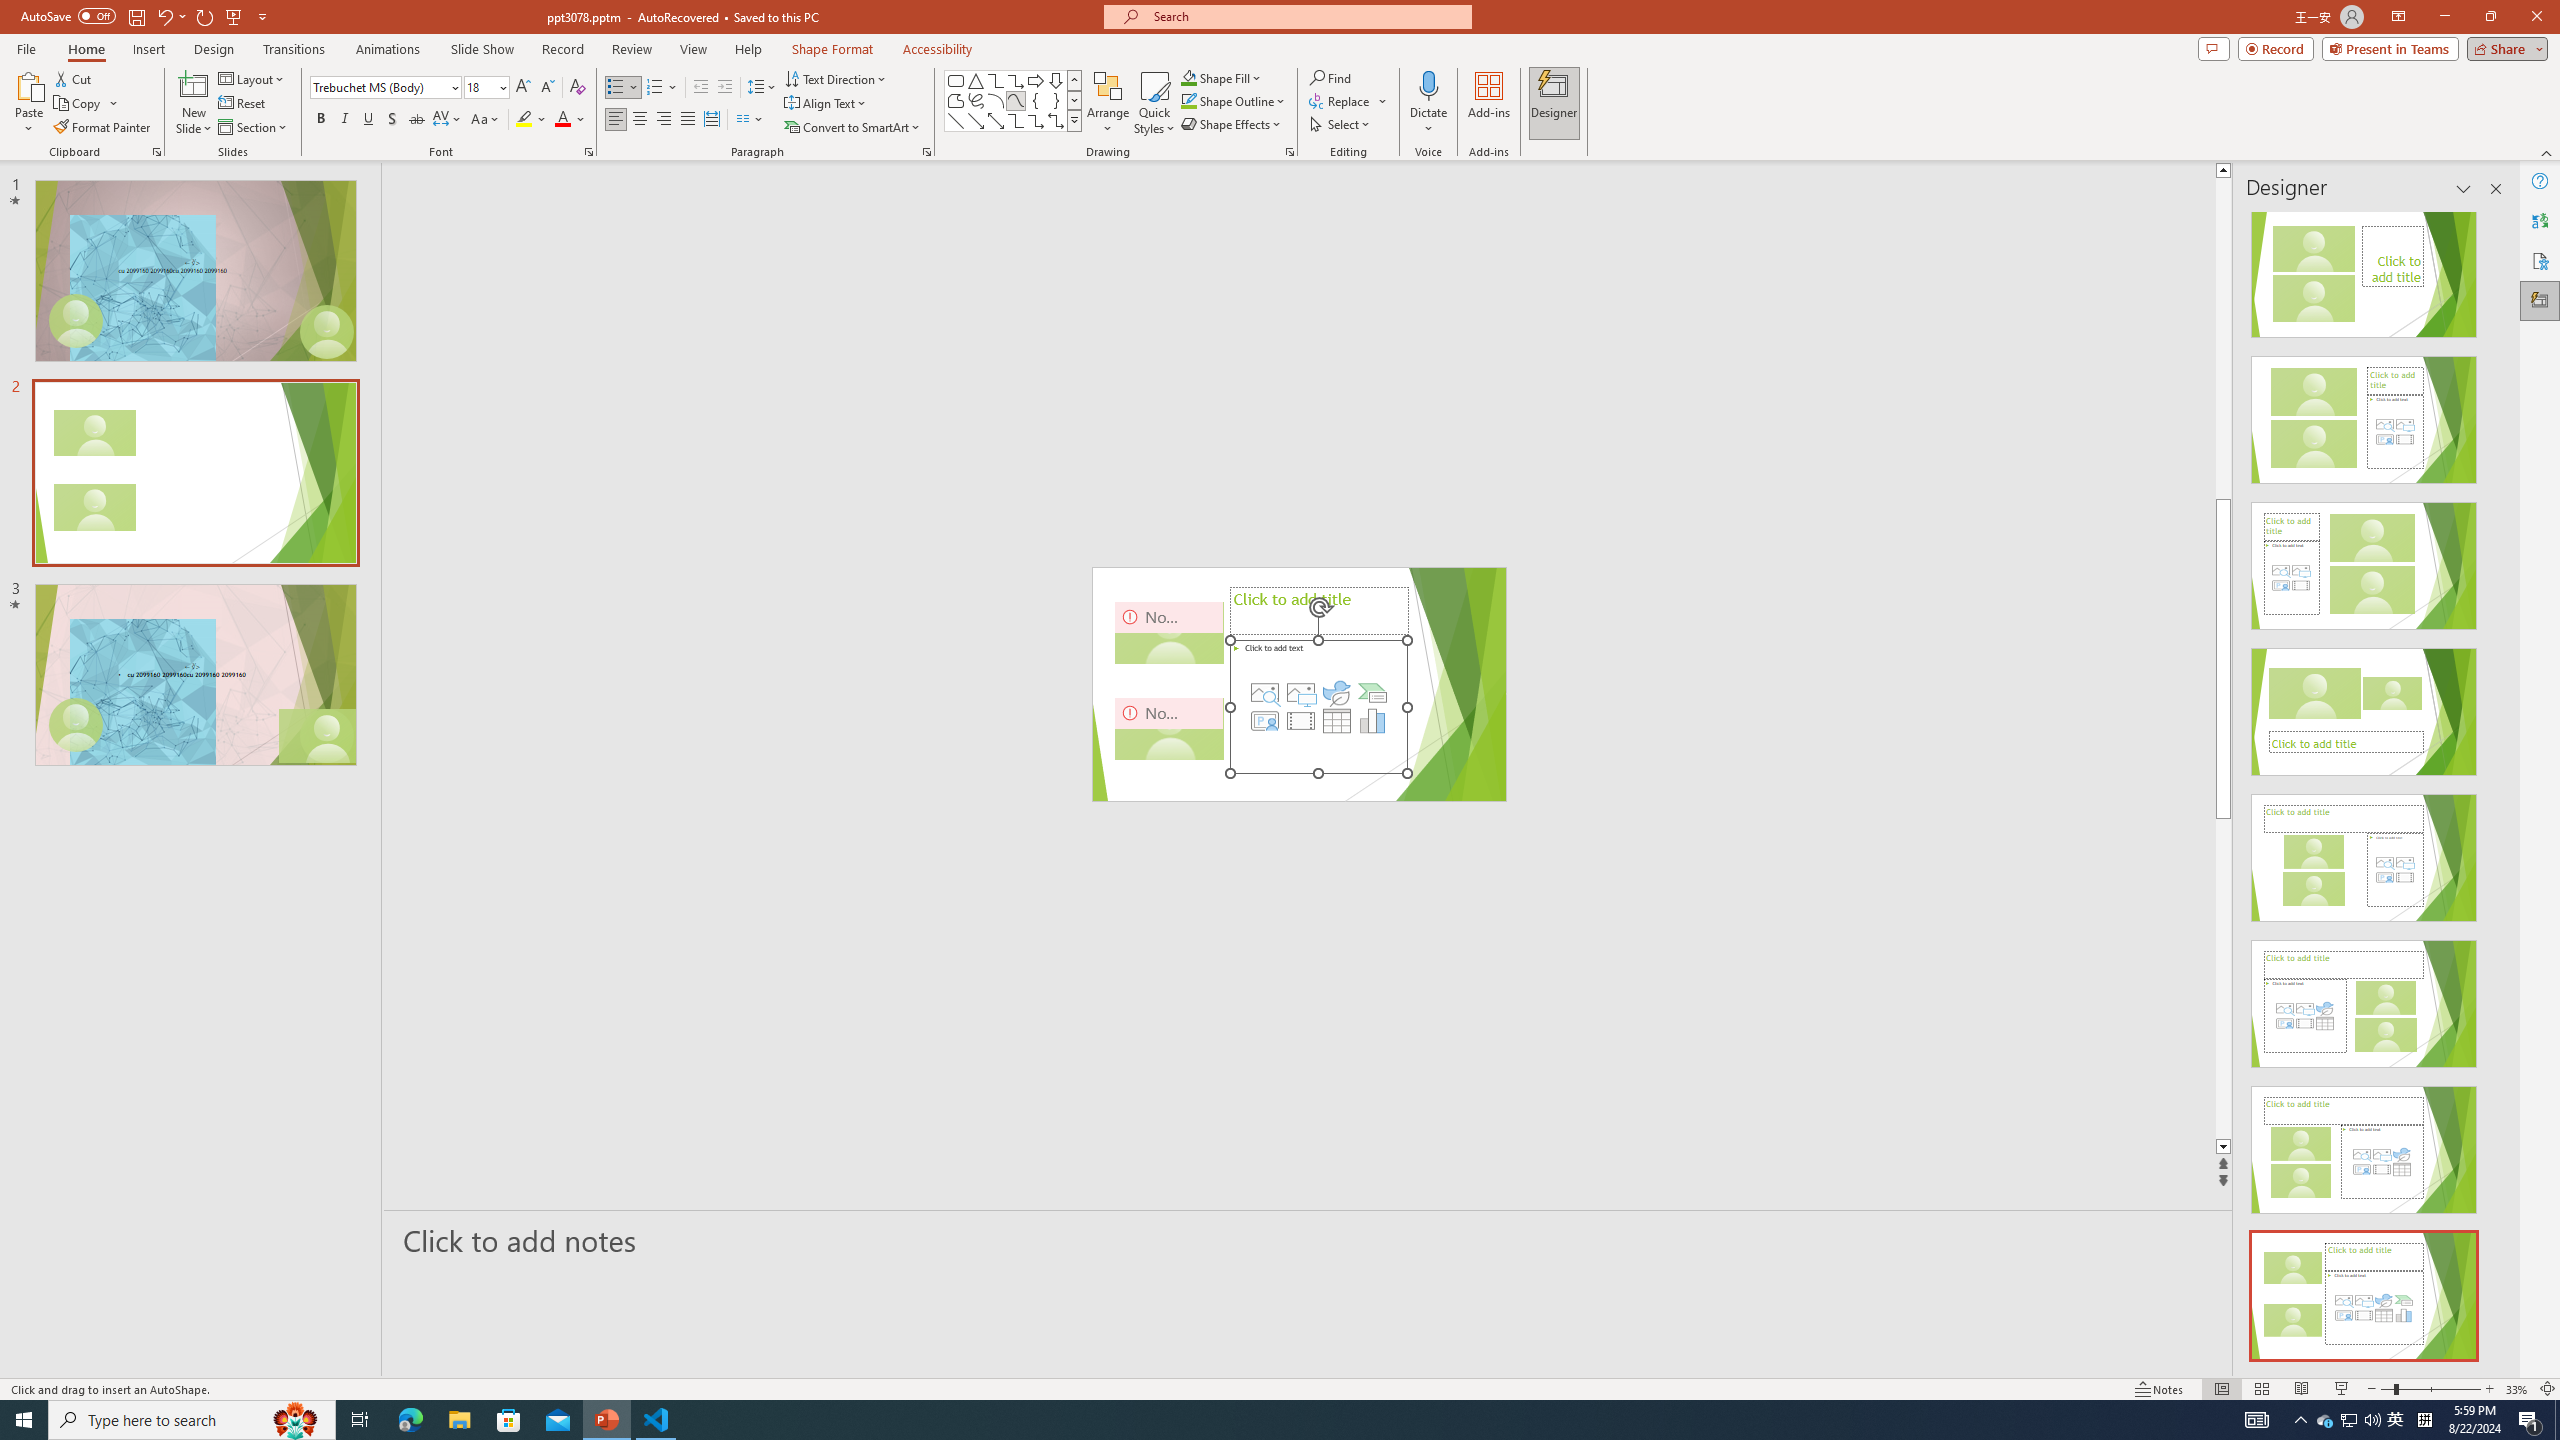 The image size is (2560, 1440). I want to click on 'Insert a SmartArt Graphic', so click(1373, 693).